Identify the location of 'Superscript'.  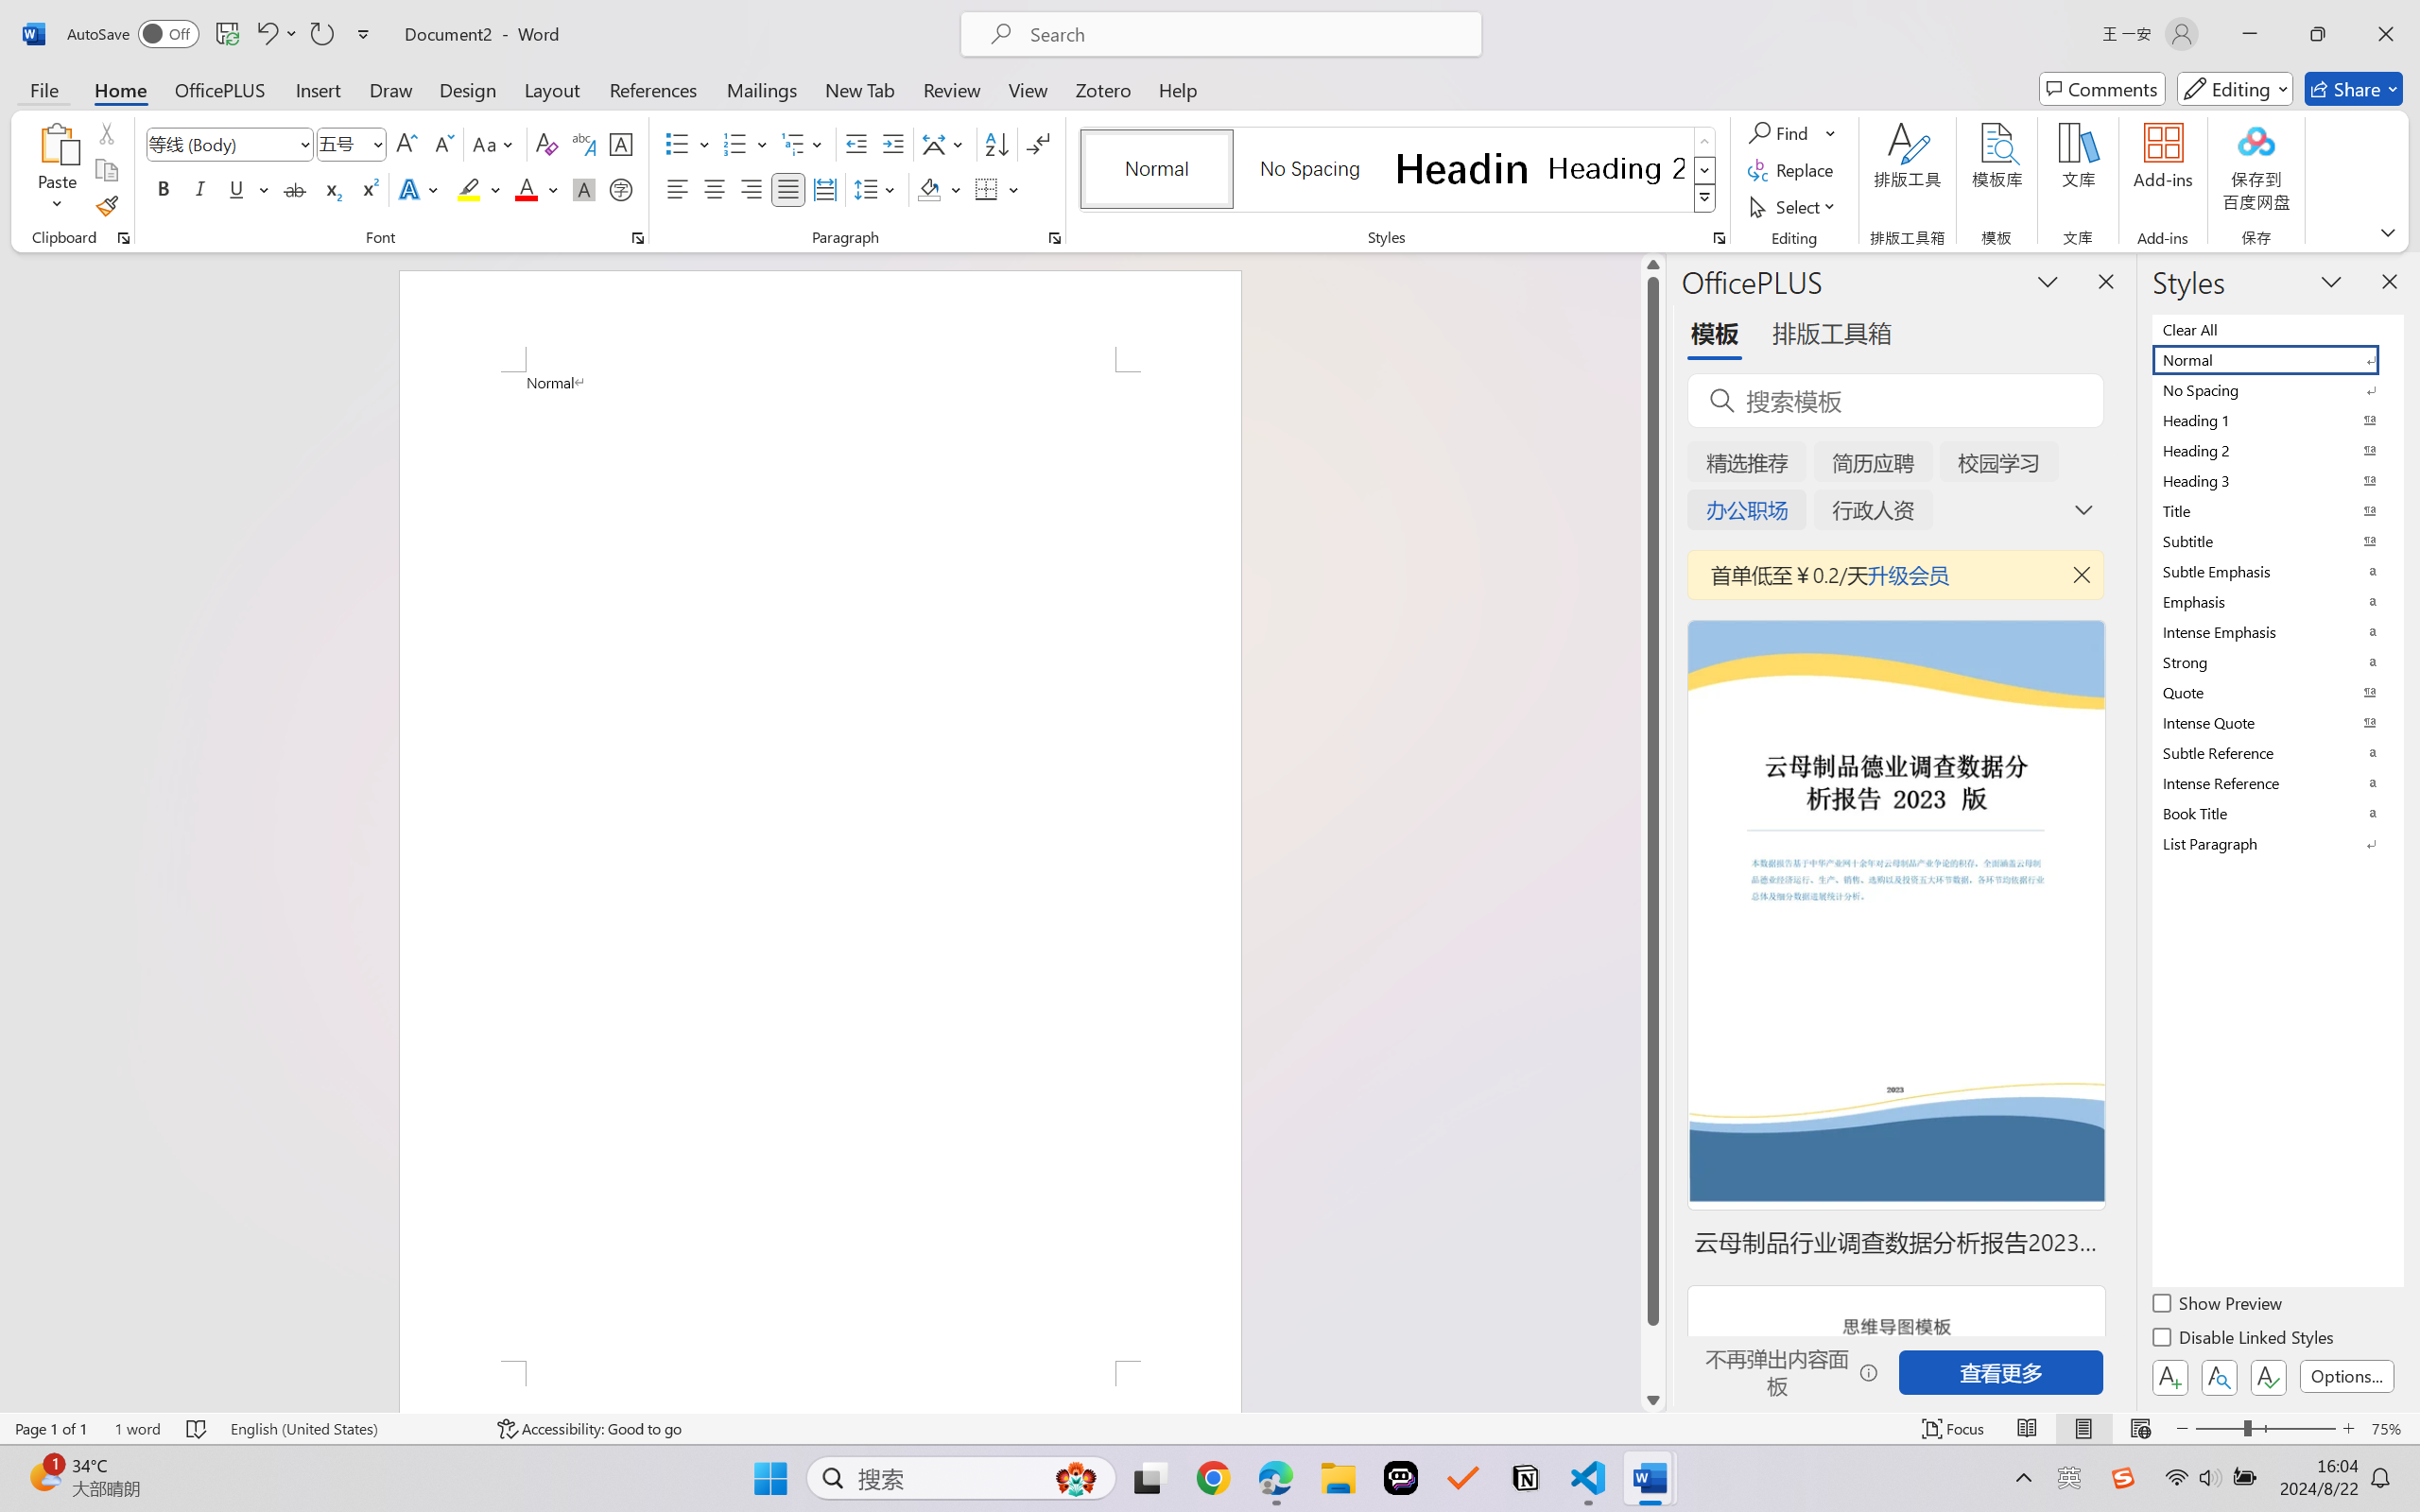
(367, 188).